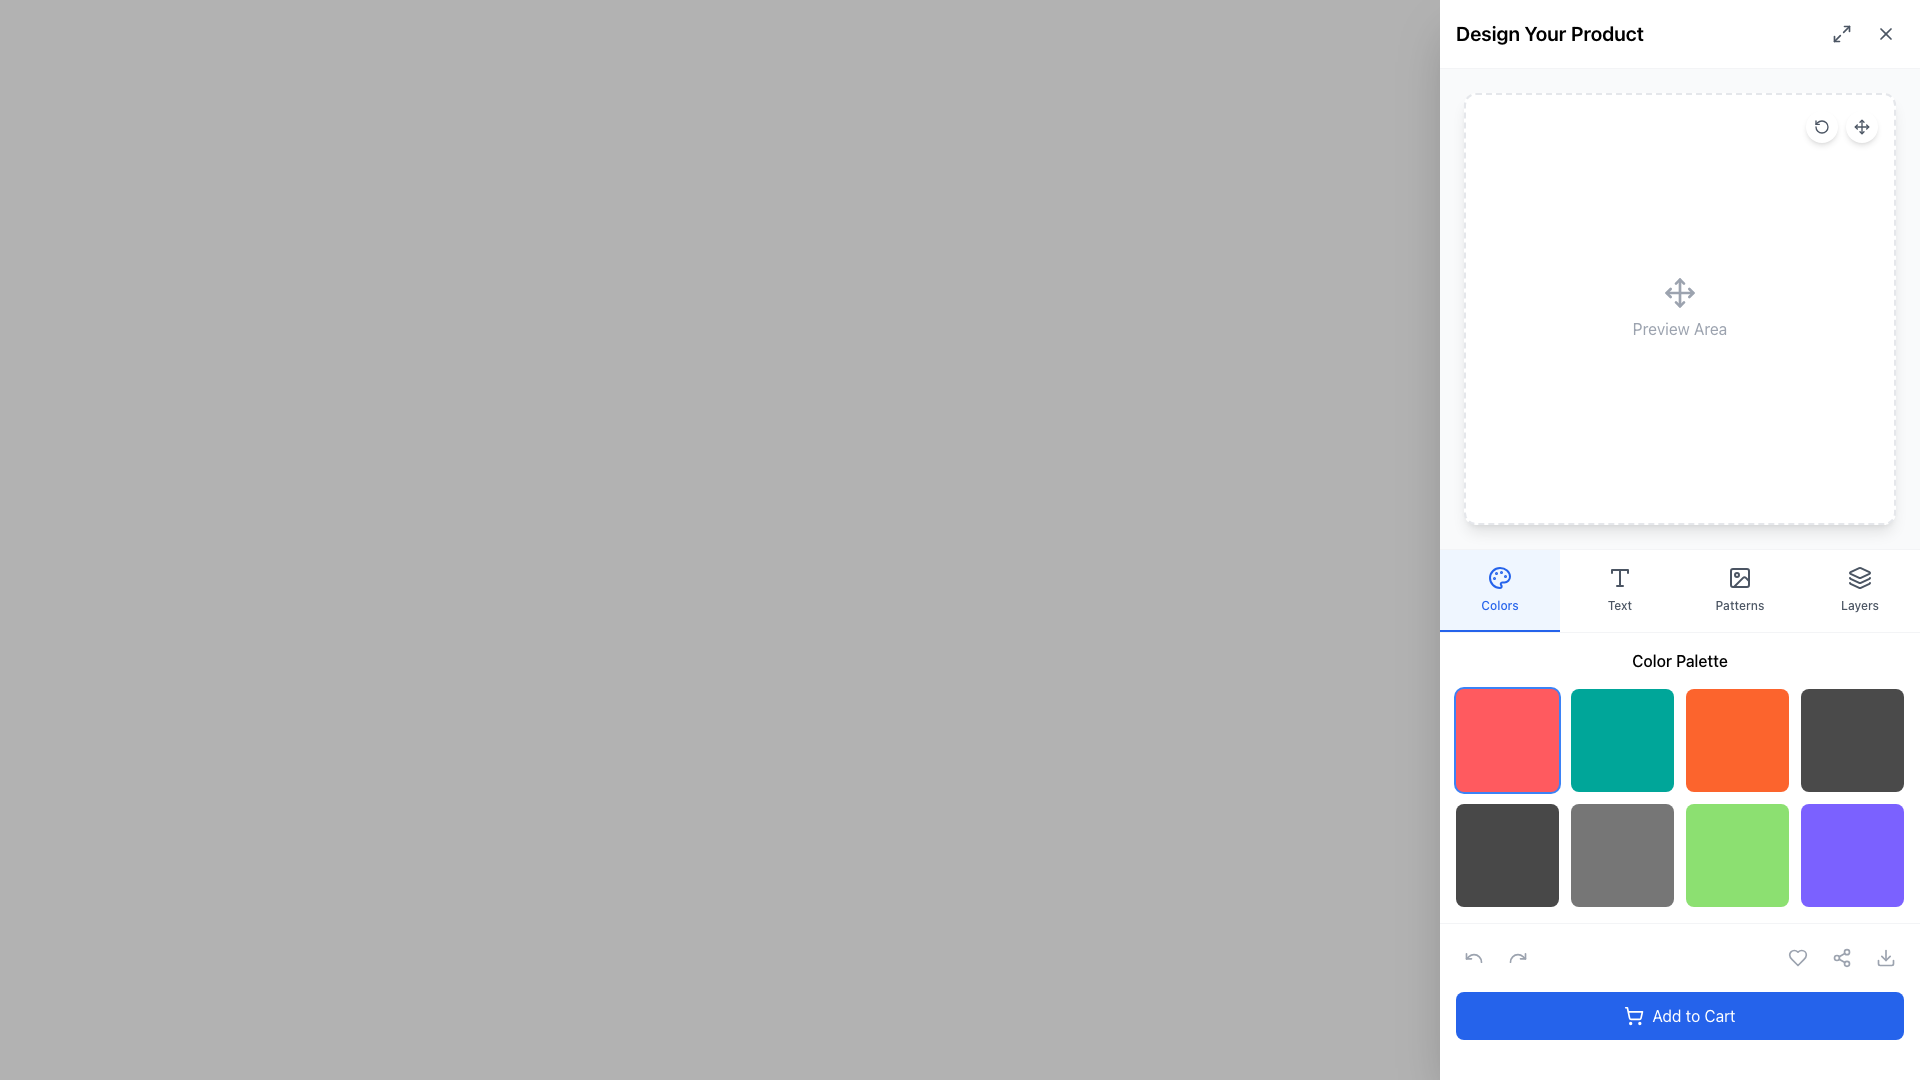 This screenshot has height=1080, width=1920. Describe the element at coordinates (1680, 956) in the screenshot. I see `a button within the Toolbar containing action buttons located near the bottom of the interface, above the 'Add to Cart' button` at that location.